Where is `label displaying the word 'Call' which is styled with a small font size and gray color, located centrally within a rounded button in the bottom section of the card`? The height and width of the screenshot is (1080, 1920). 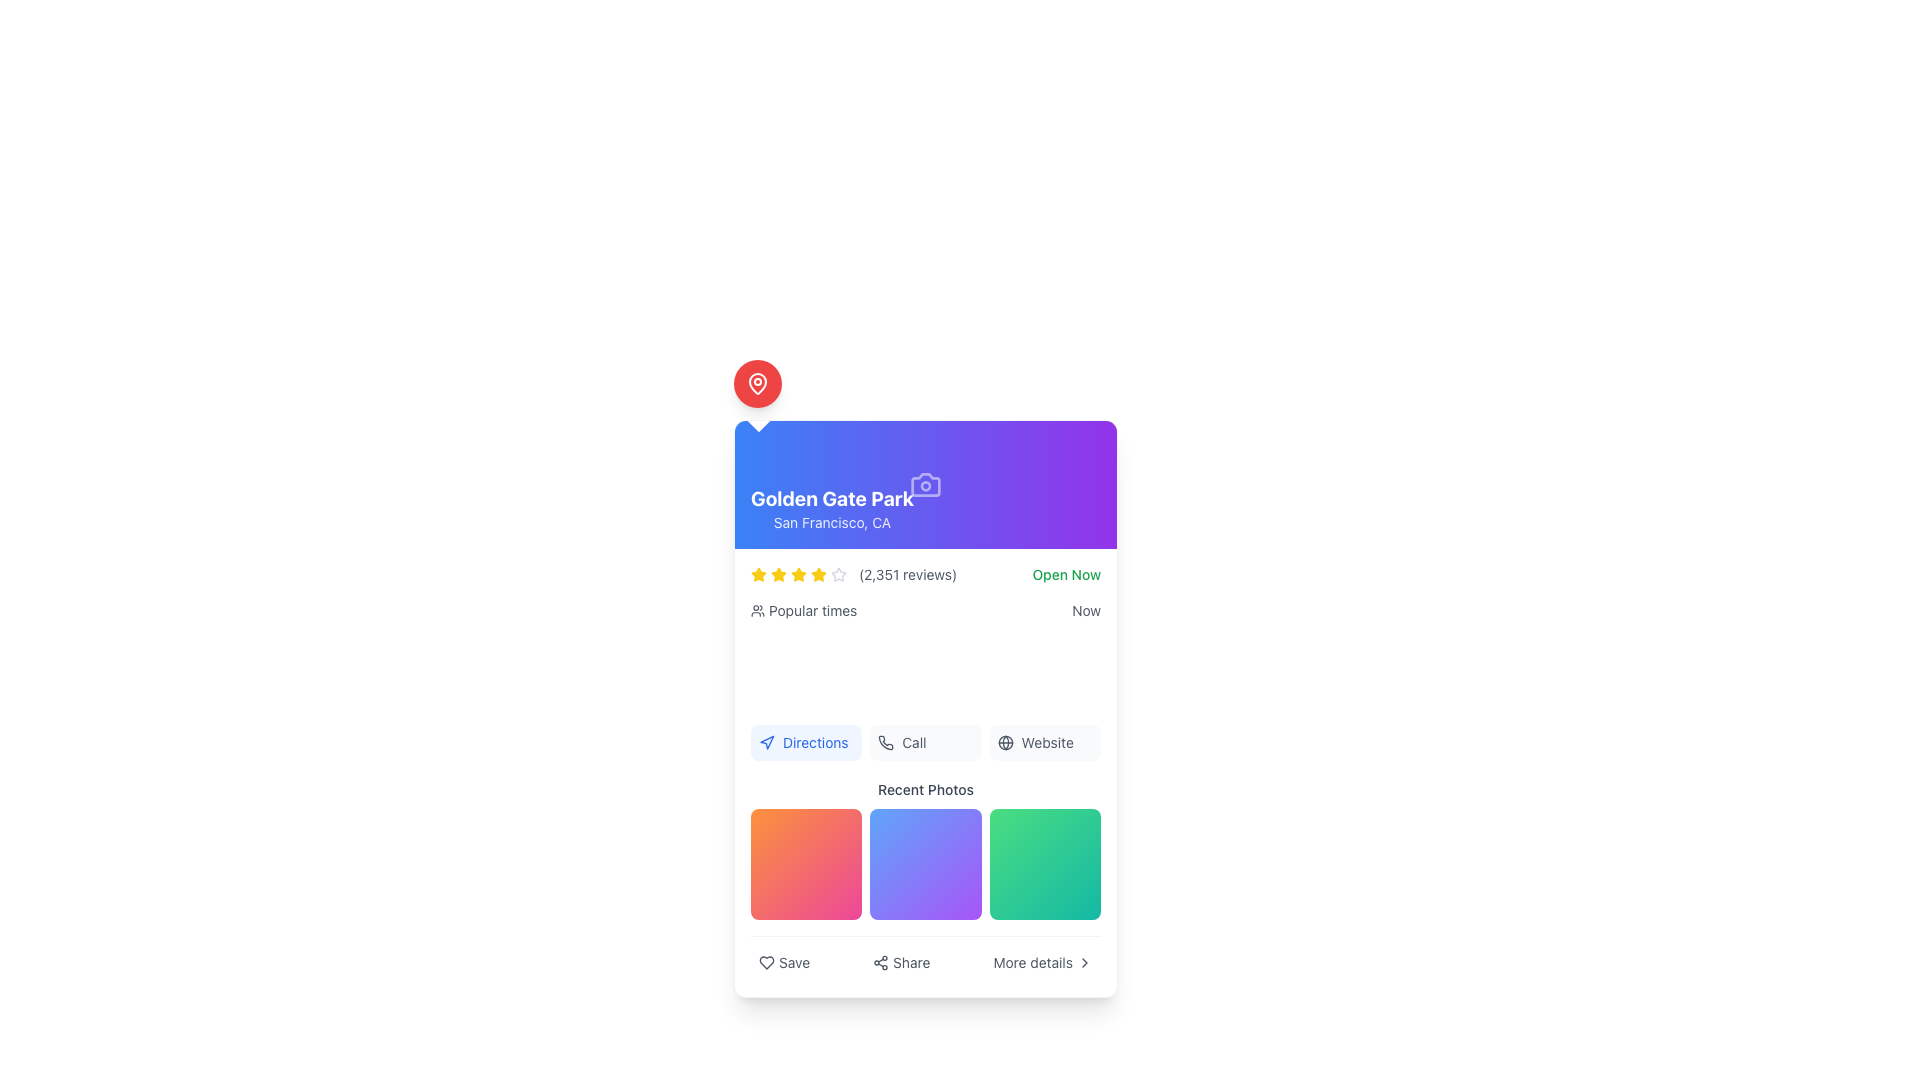
label displaying the word 'Call' which is styled with a small font size and gray color, located centrally within a rounded button in the bottom section of the card is located at coordinates (913, 743).